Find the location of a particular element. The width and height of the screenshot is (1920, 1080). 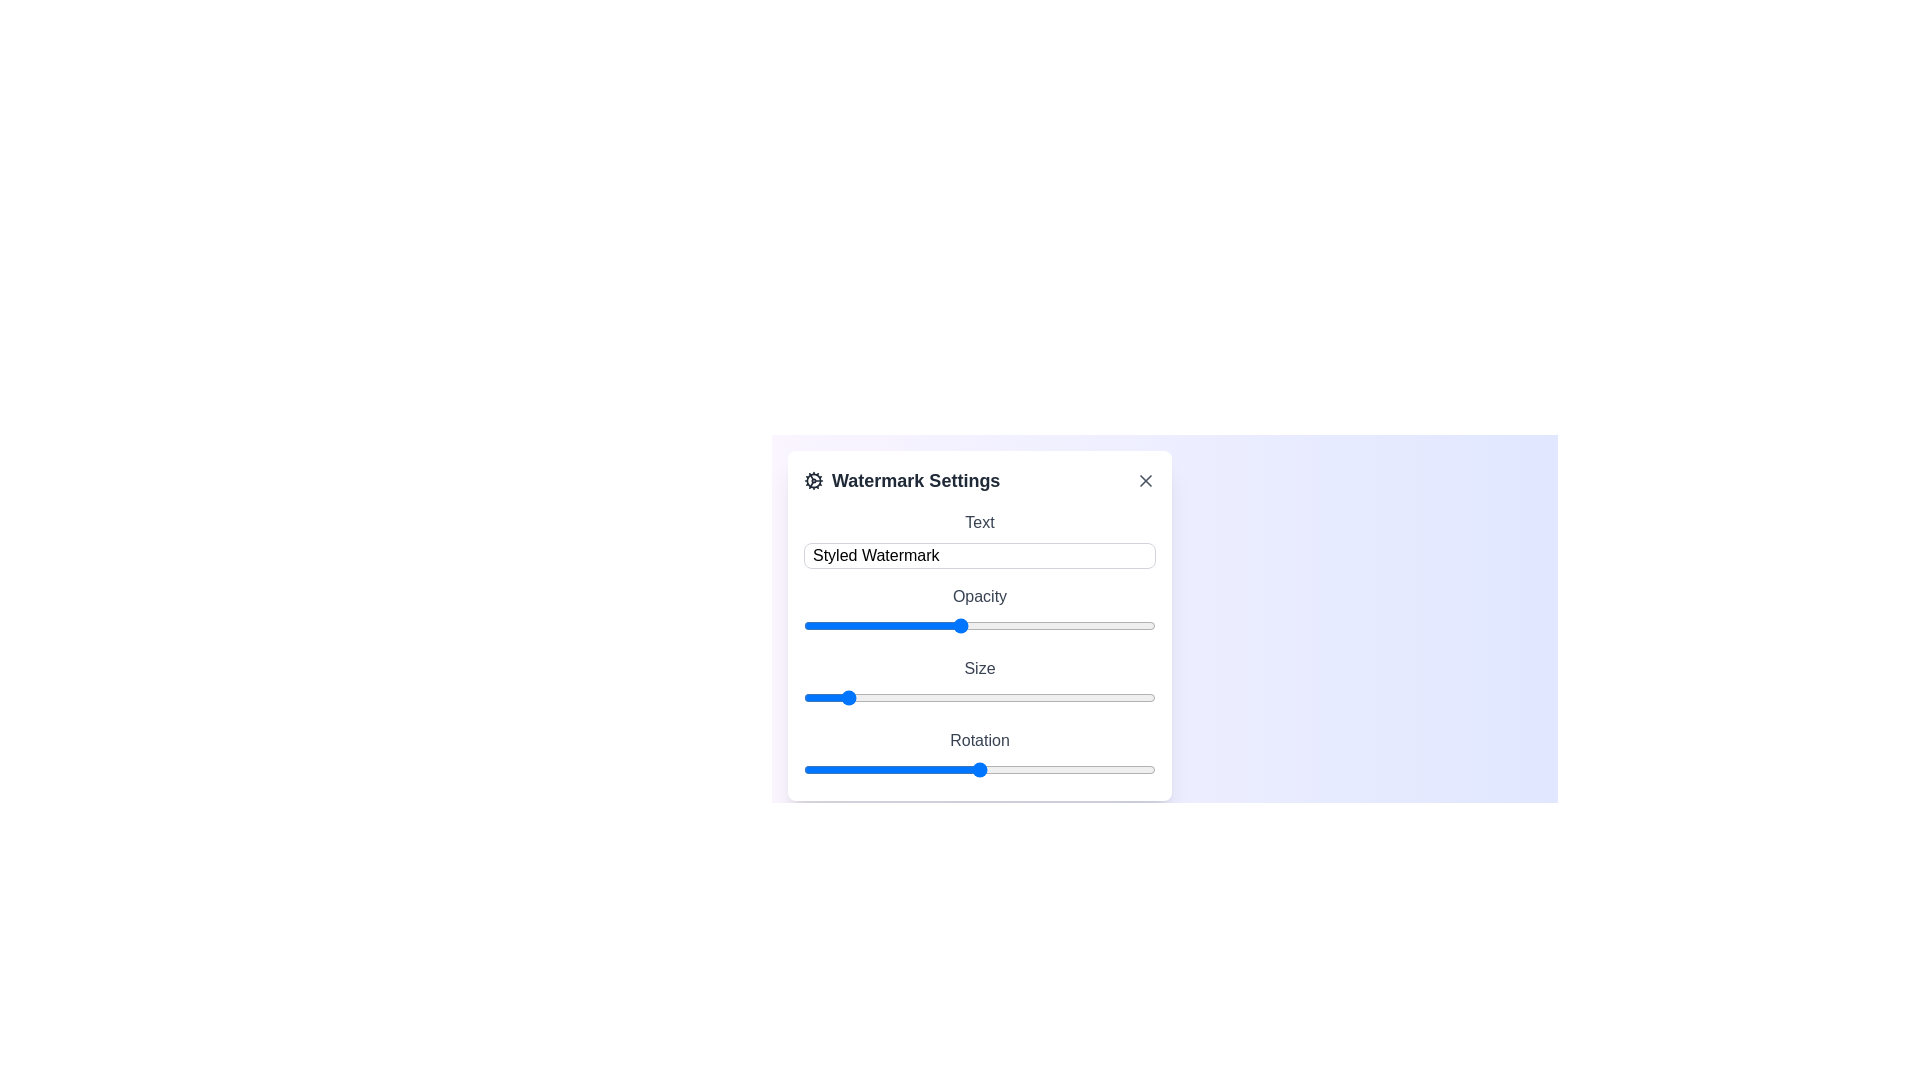

size is located at coordinates (872, 697).